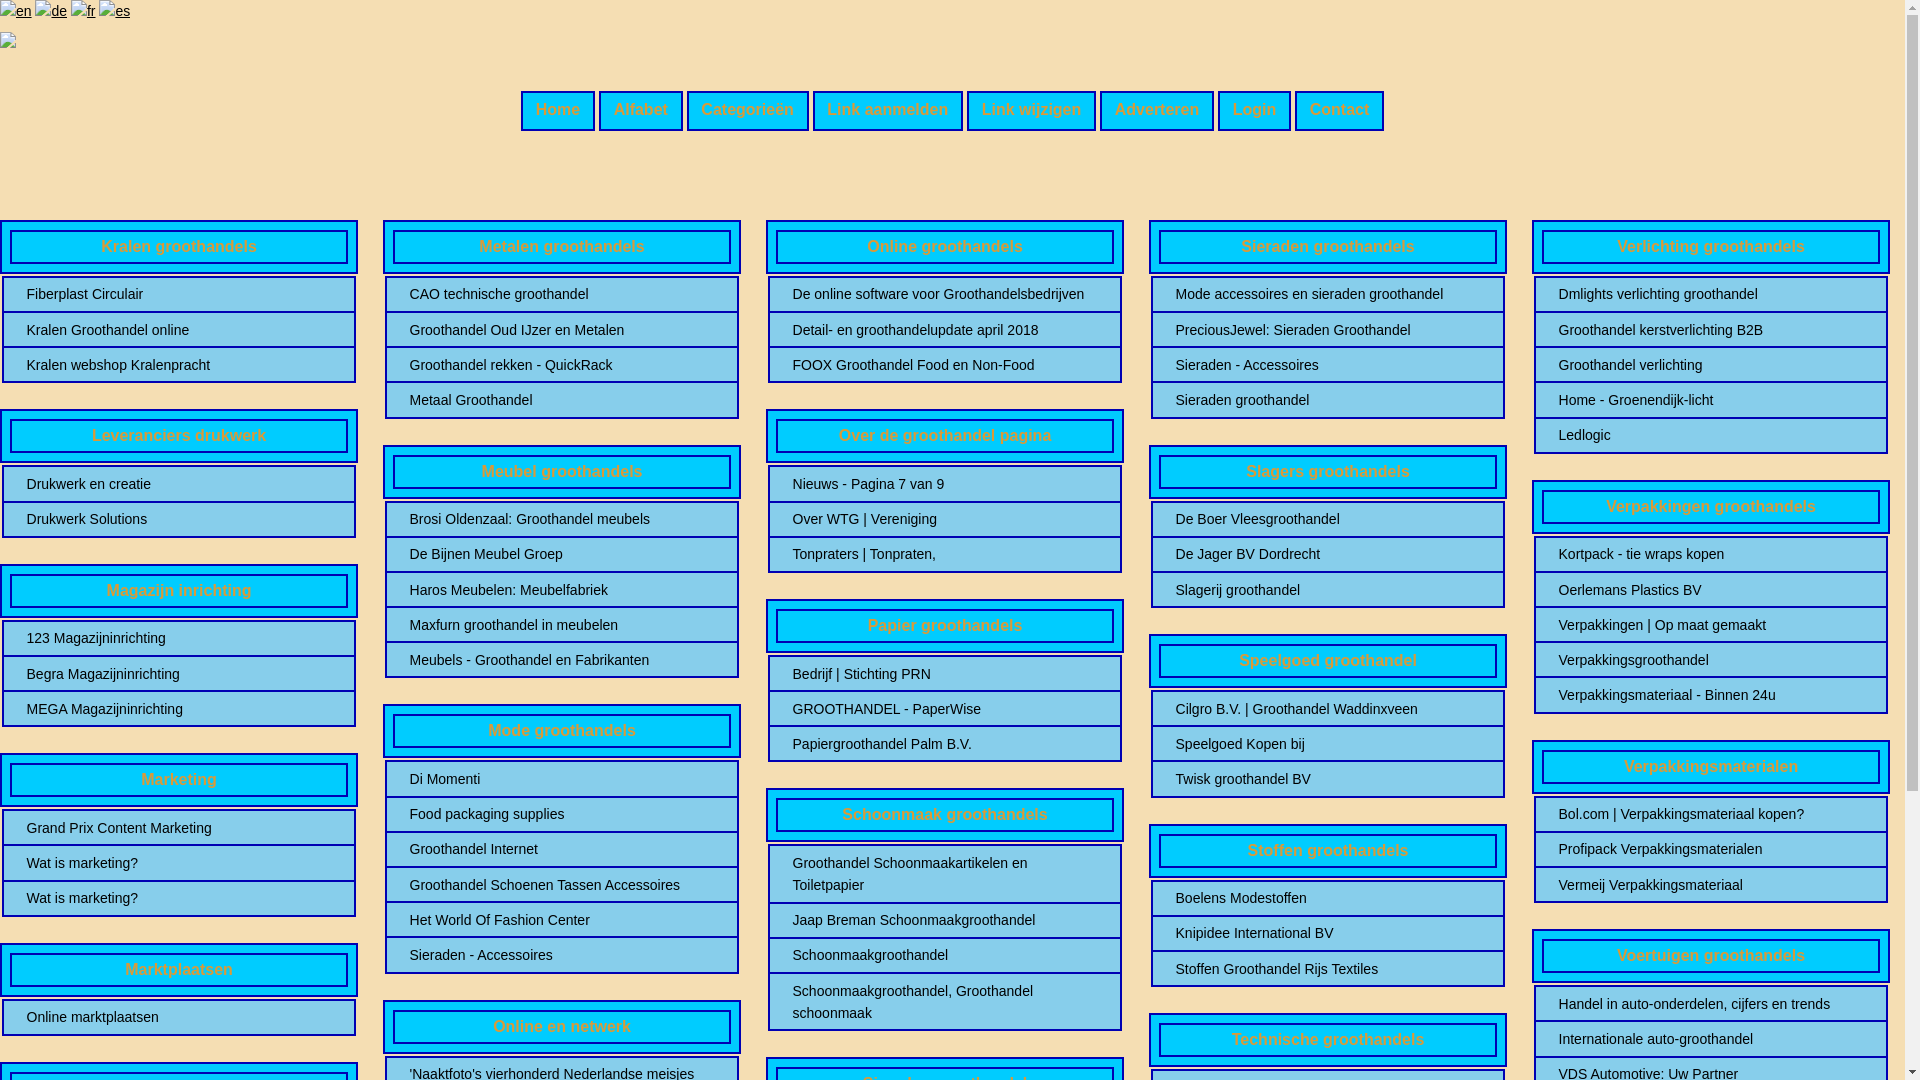  Describe the element at coordinates (1710, 434) in the screenshot. I see `'Ledlogic'` at that location.